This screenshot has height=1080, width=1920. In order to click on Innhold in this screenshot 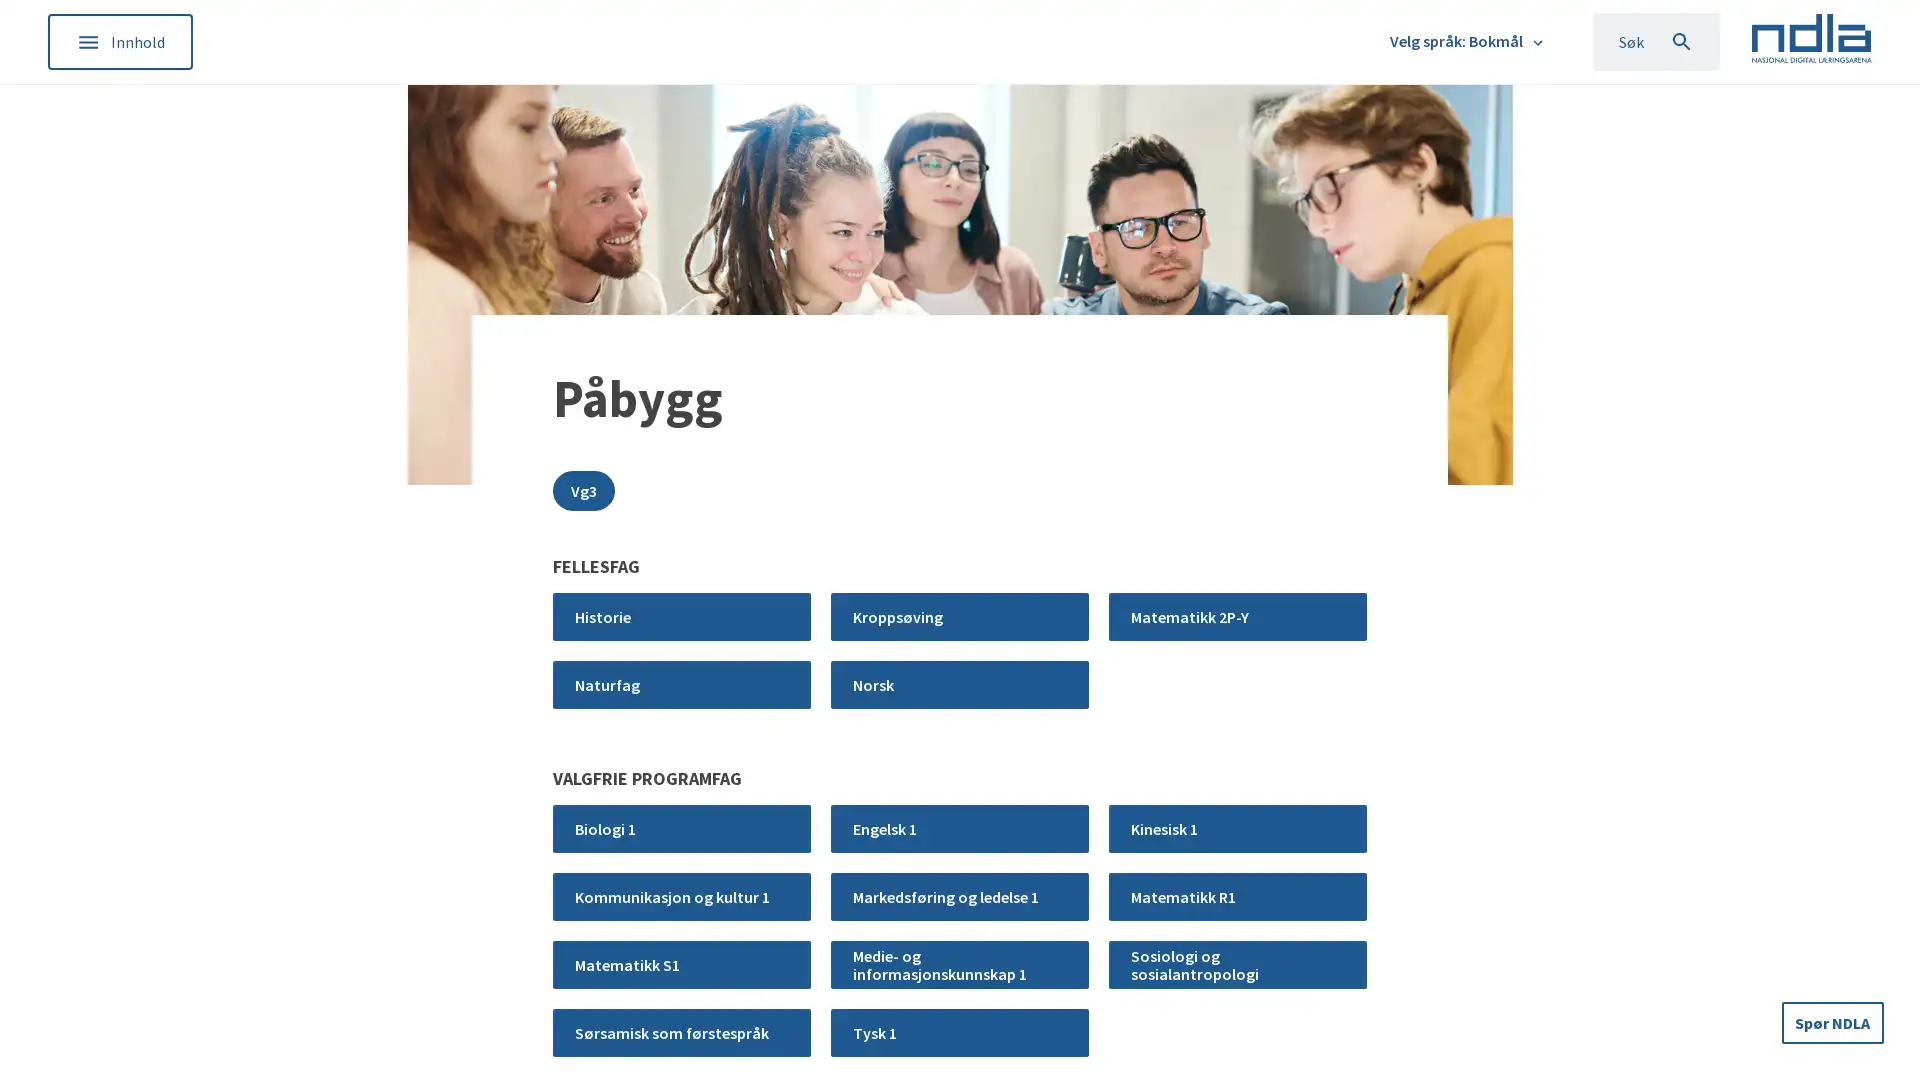, I will do `click(119, 41)`.